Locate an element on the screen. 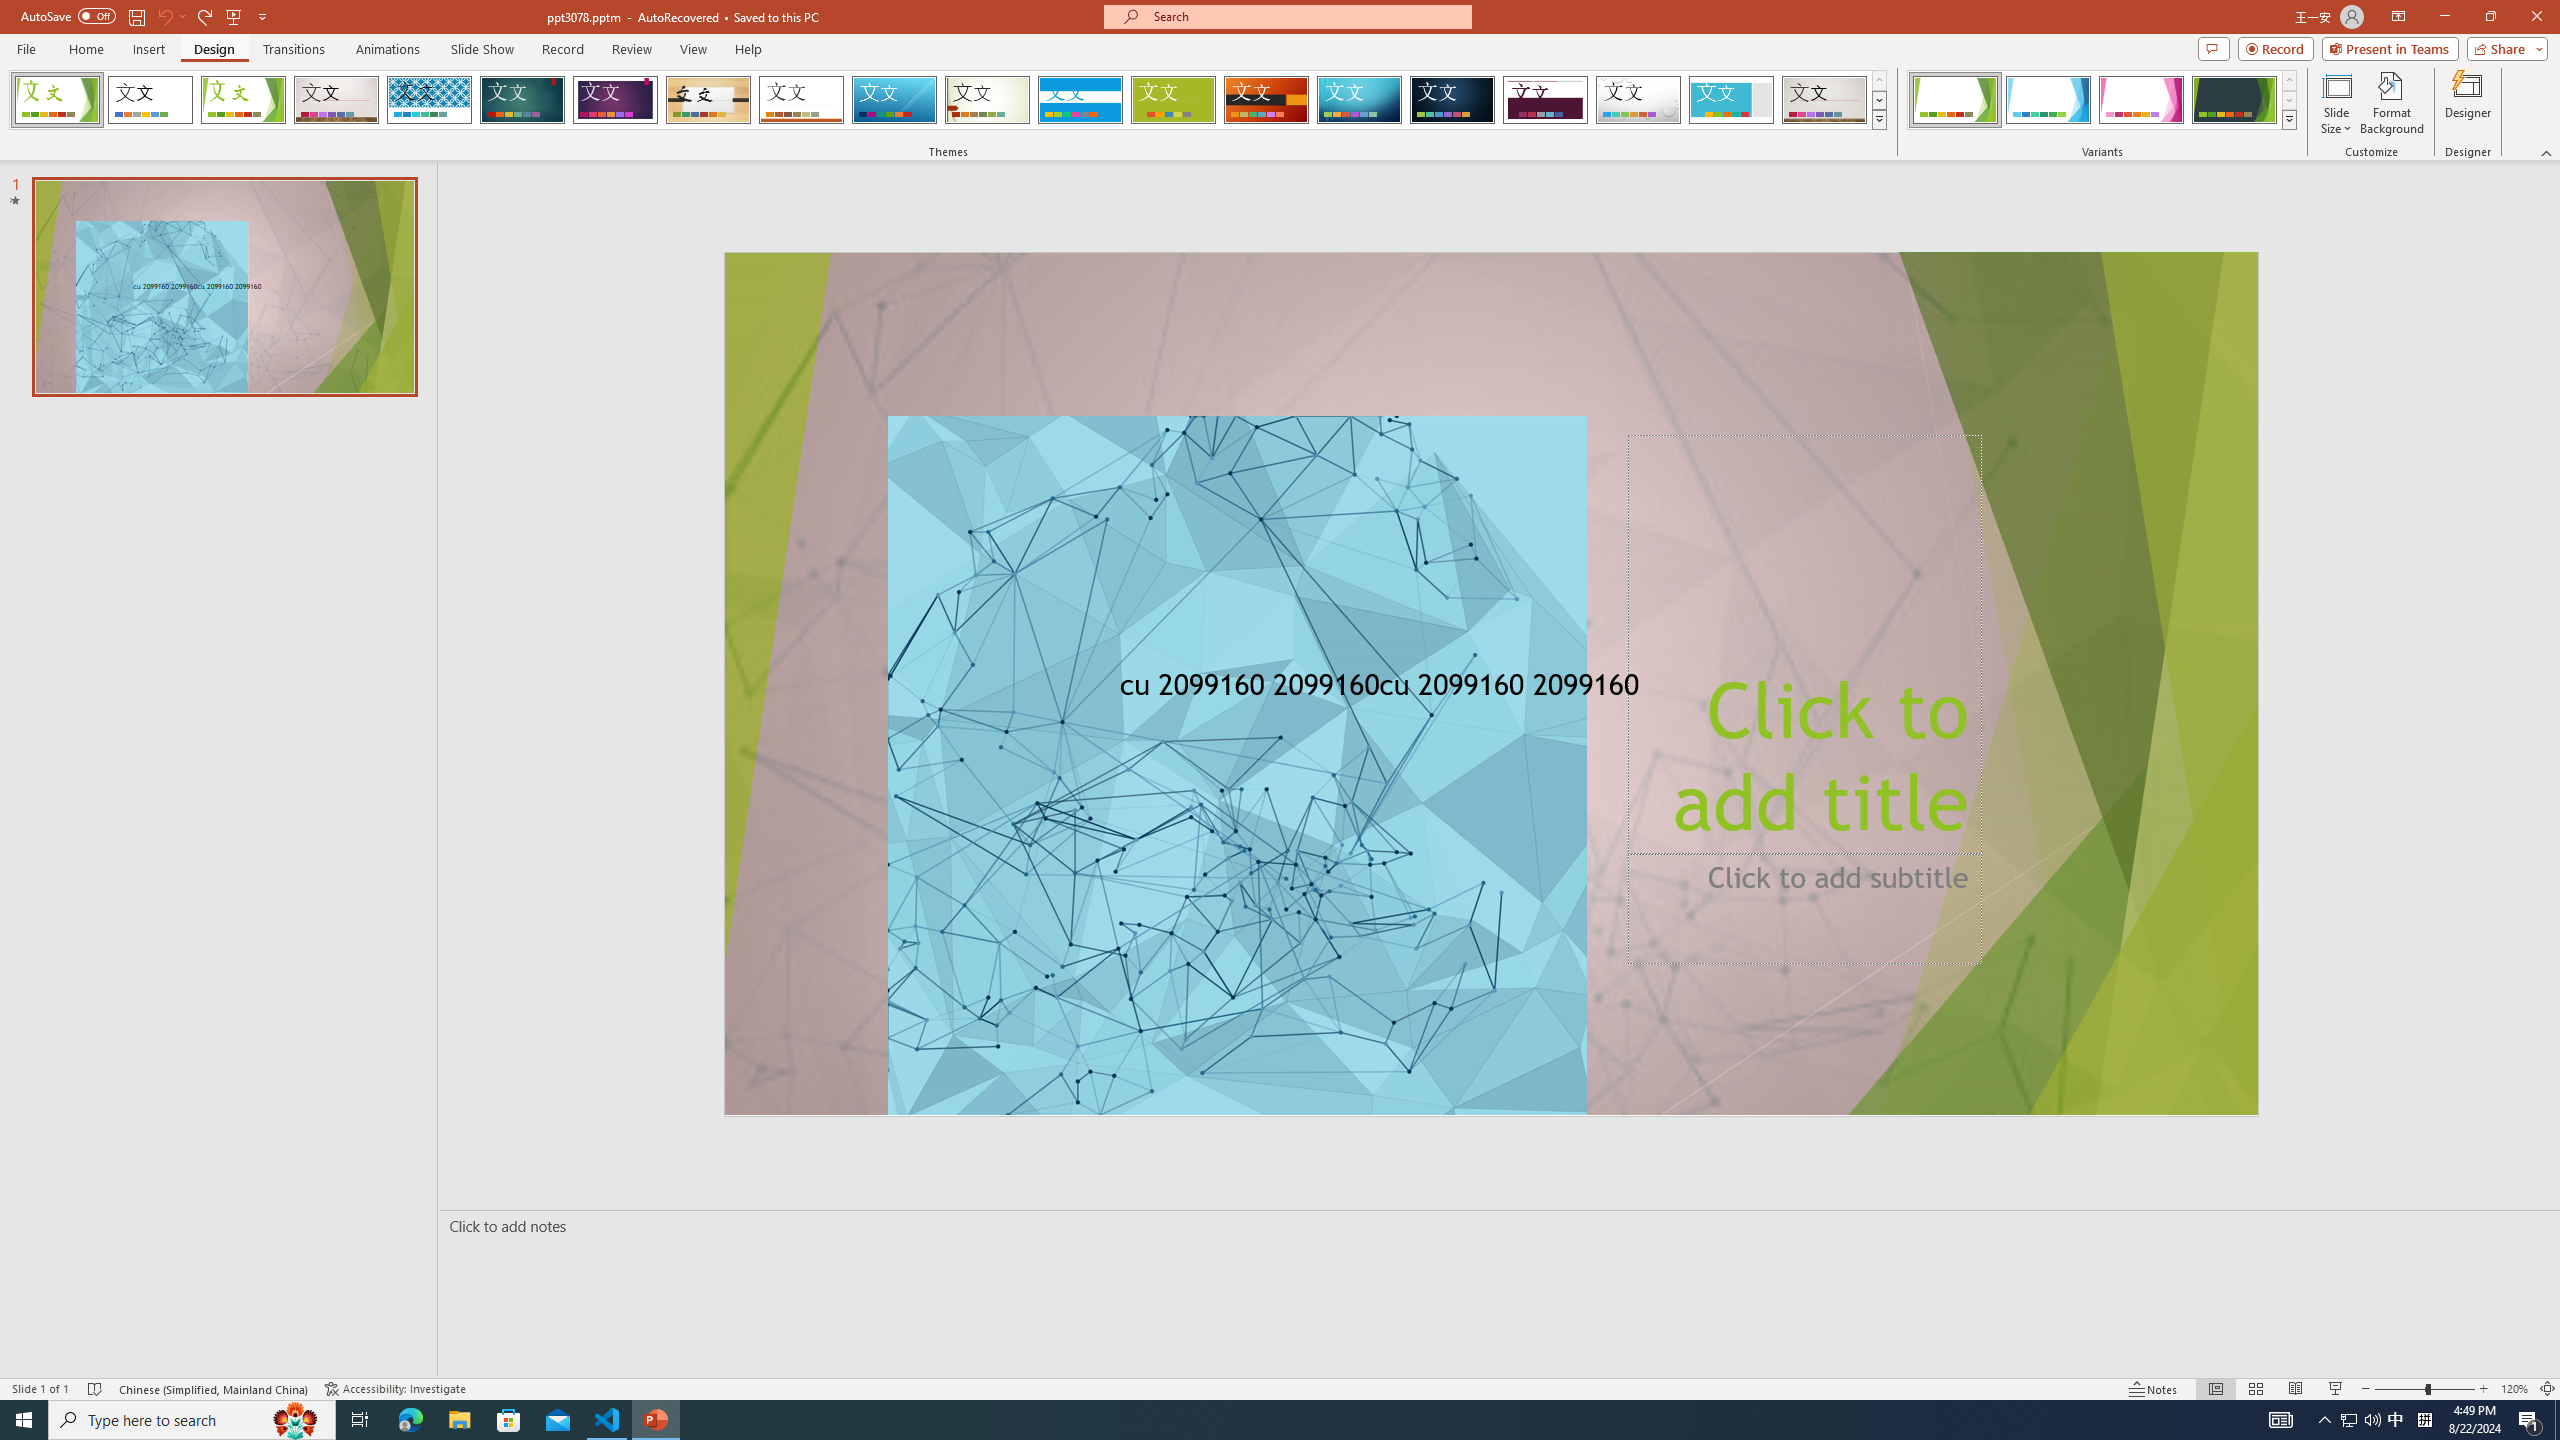 This screenshot has width=2560, height=1440. 'Zoom 120%' is located at coordinates (2515, 1389).